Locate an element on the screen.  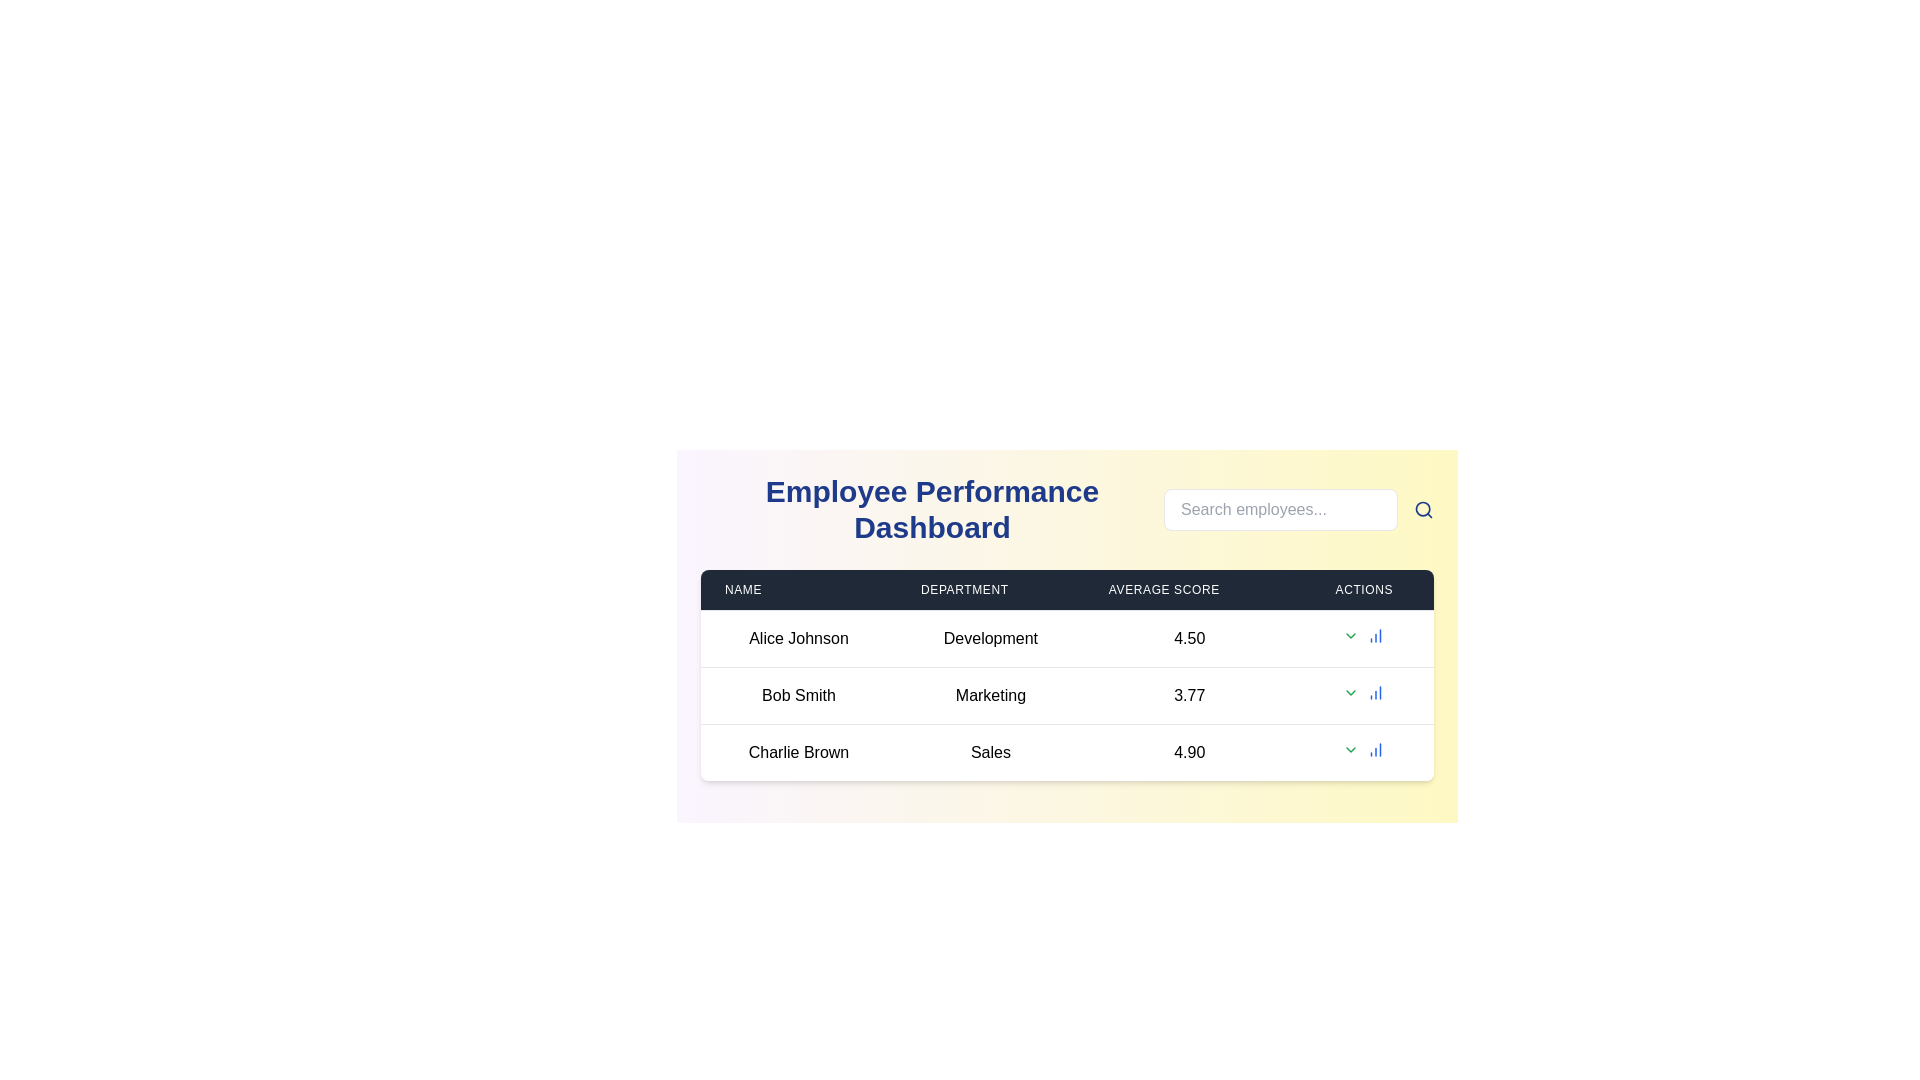
the table header titled 'DEPARTMENT', which is styled in uppercase white text against a dark background and is the second header in the sequence within the table's header row is located at coordinates (990, 589).